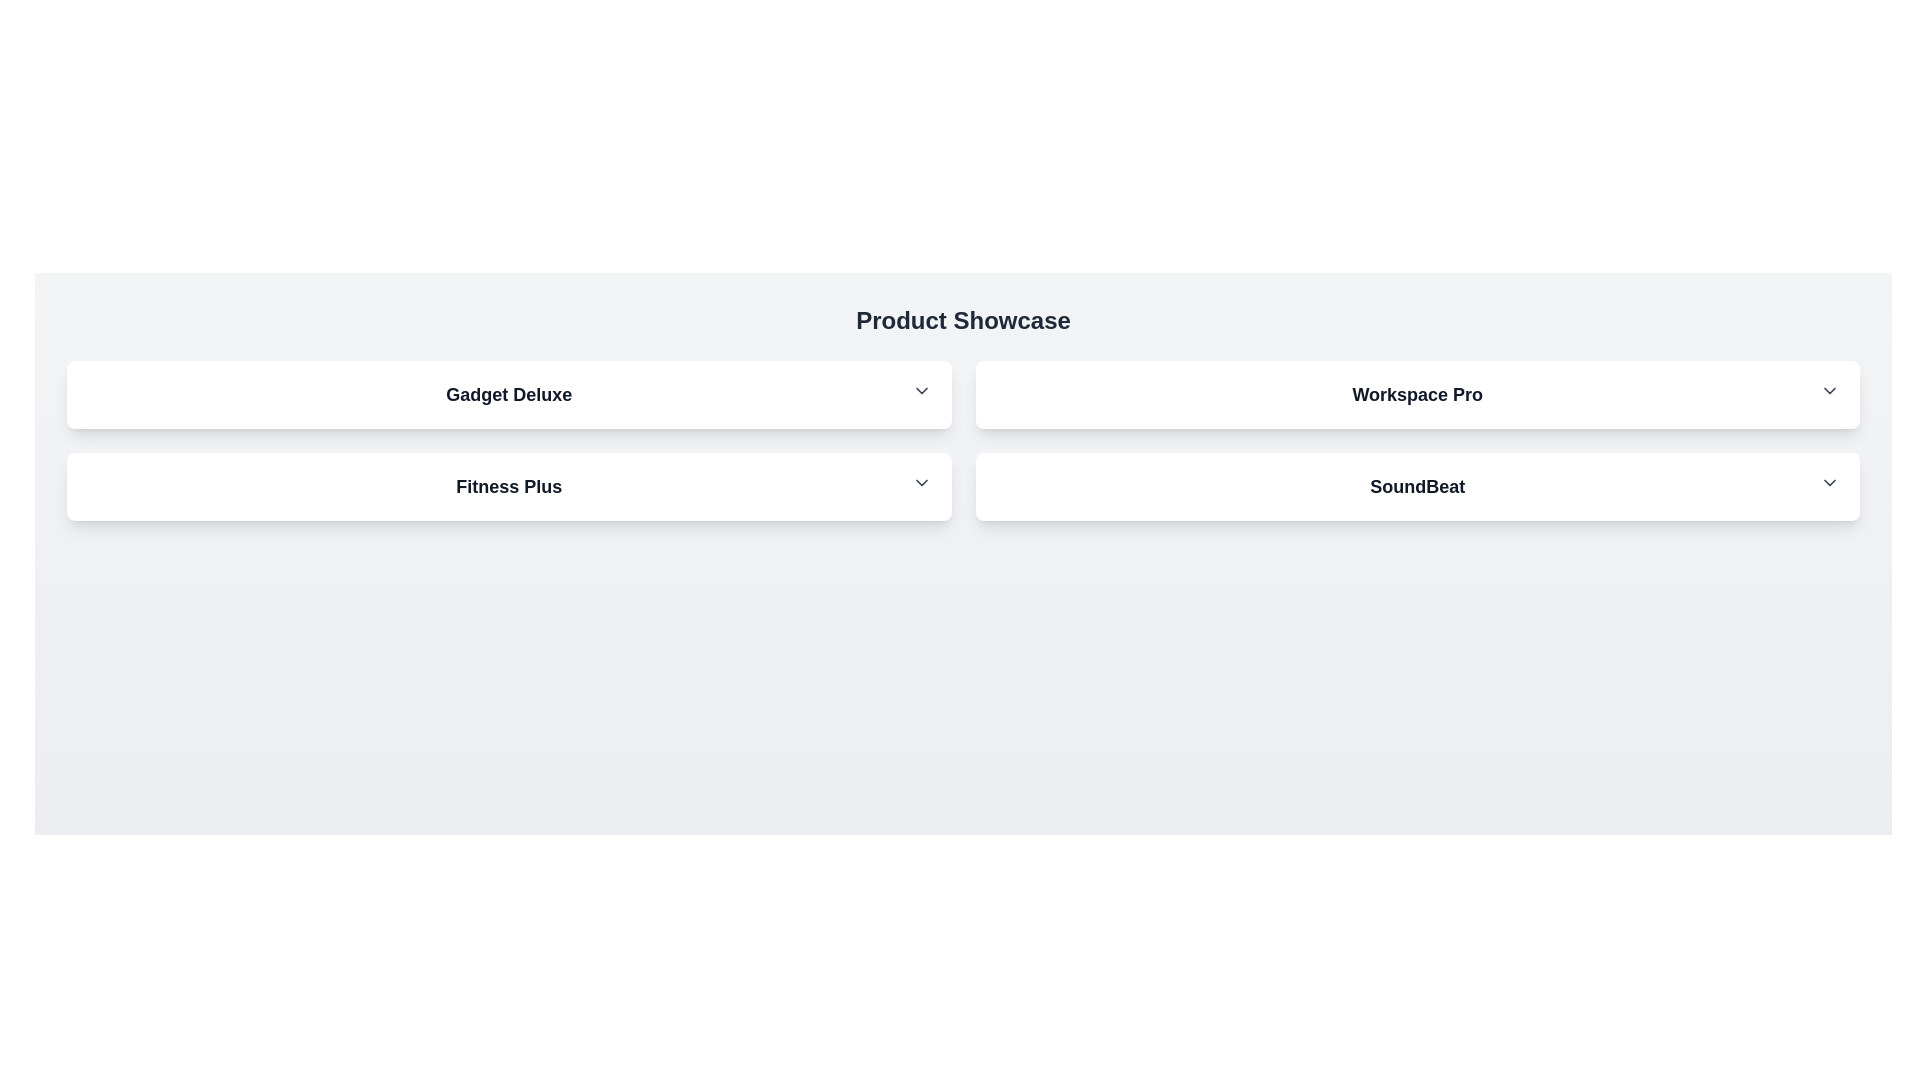  I want to click on the SVG chevron icon in the top-right corner of the 'Workspace Pro' card, so click(1829, 390).